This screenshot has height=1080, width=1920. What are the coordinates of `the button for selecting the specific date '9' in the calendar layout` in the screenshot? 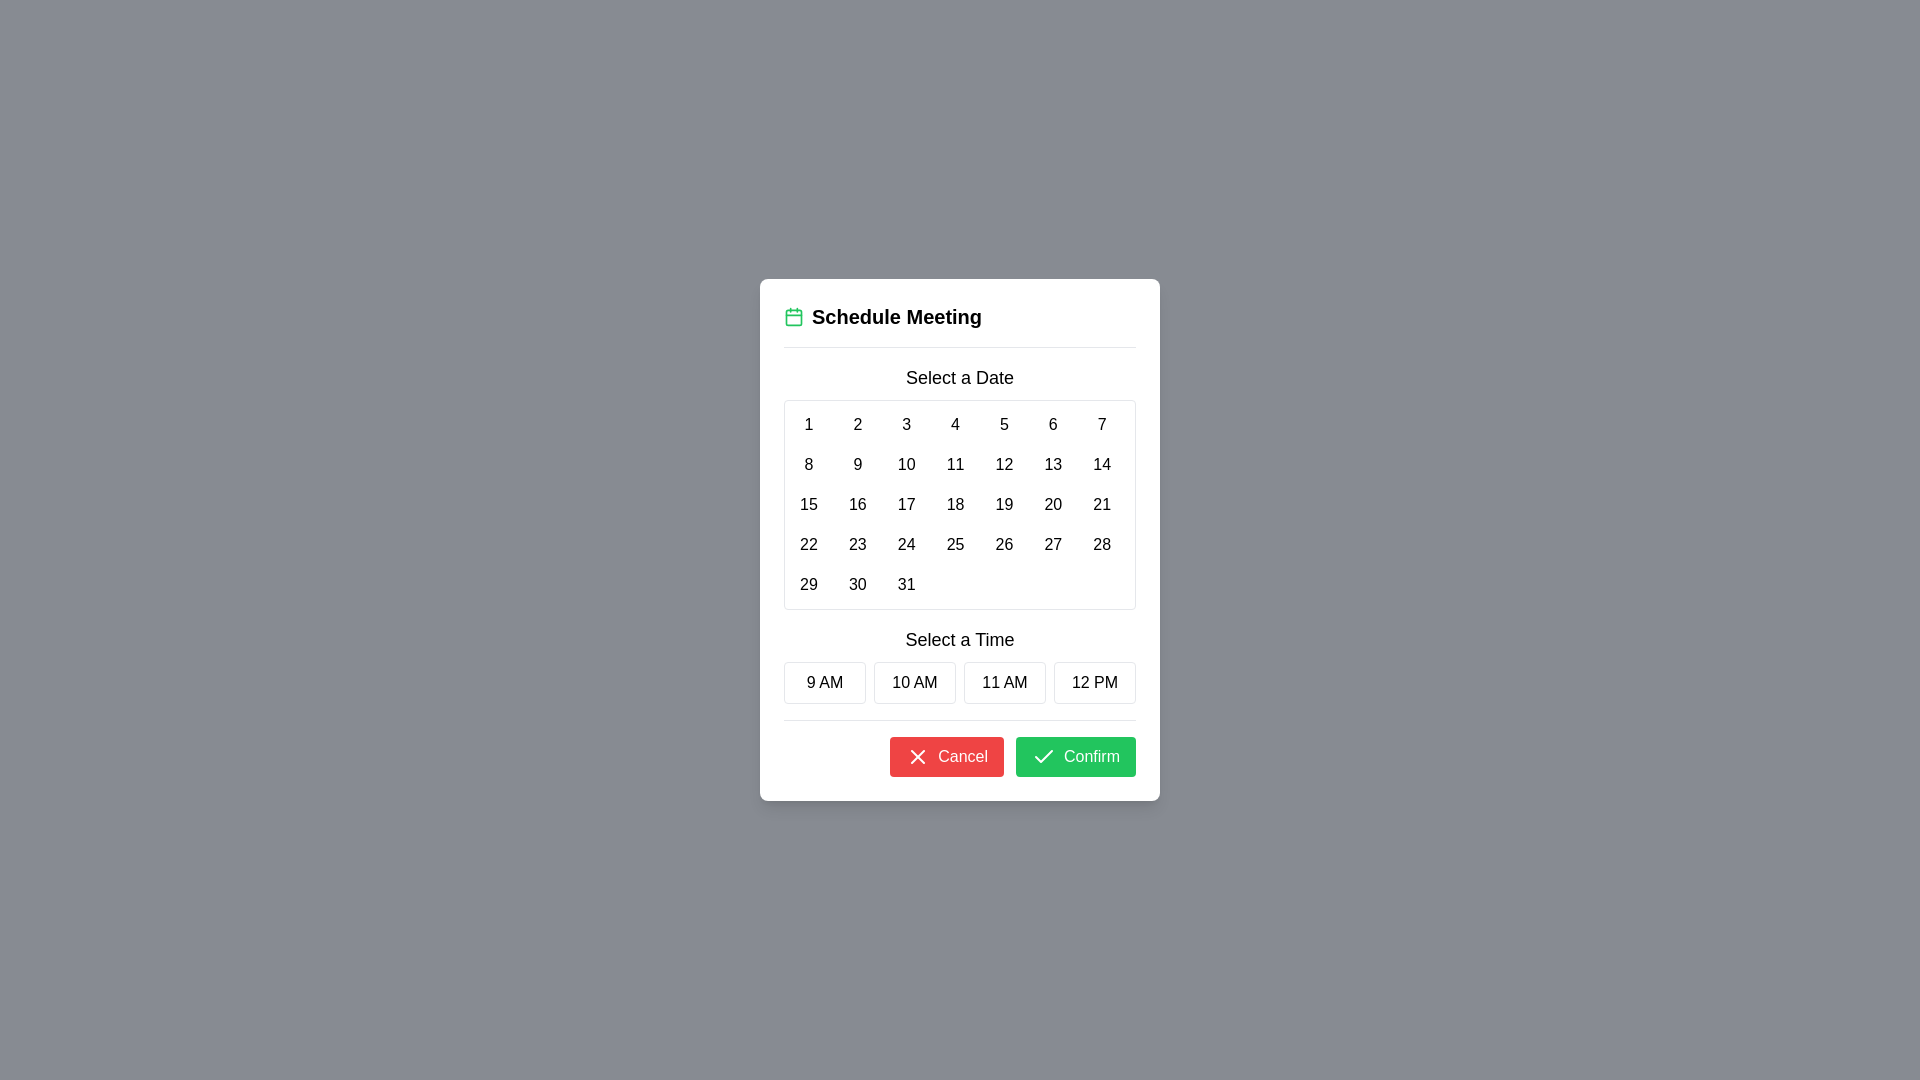 It's located at (857, 465).